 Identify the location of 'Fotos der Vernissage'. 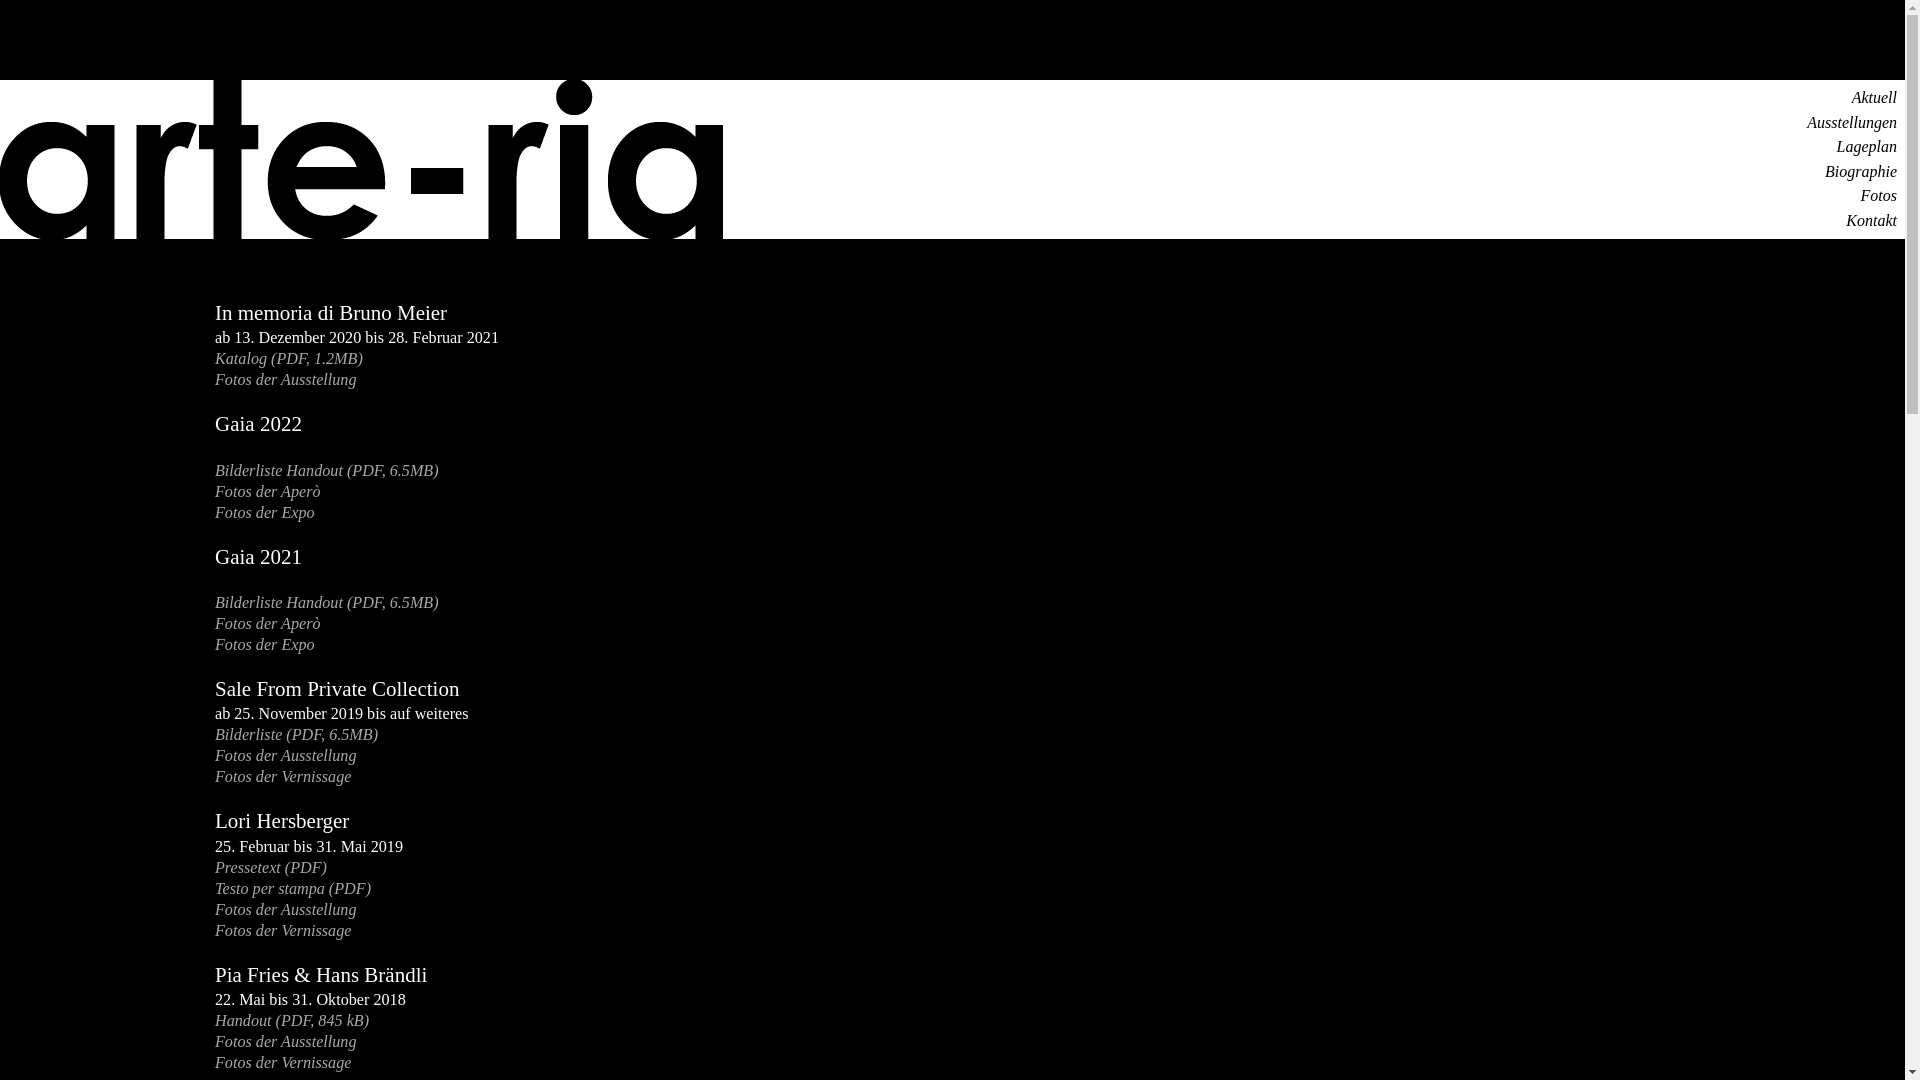
(282, 930).